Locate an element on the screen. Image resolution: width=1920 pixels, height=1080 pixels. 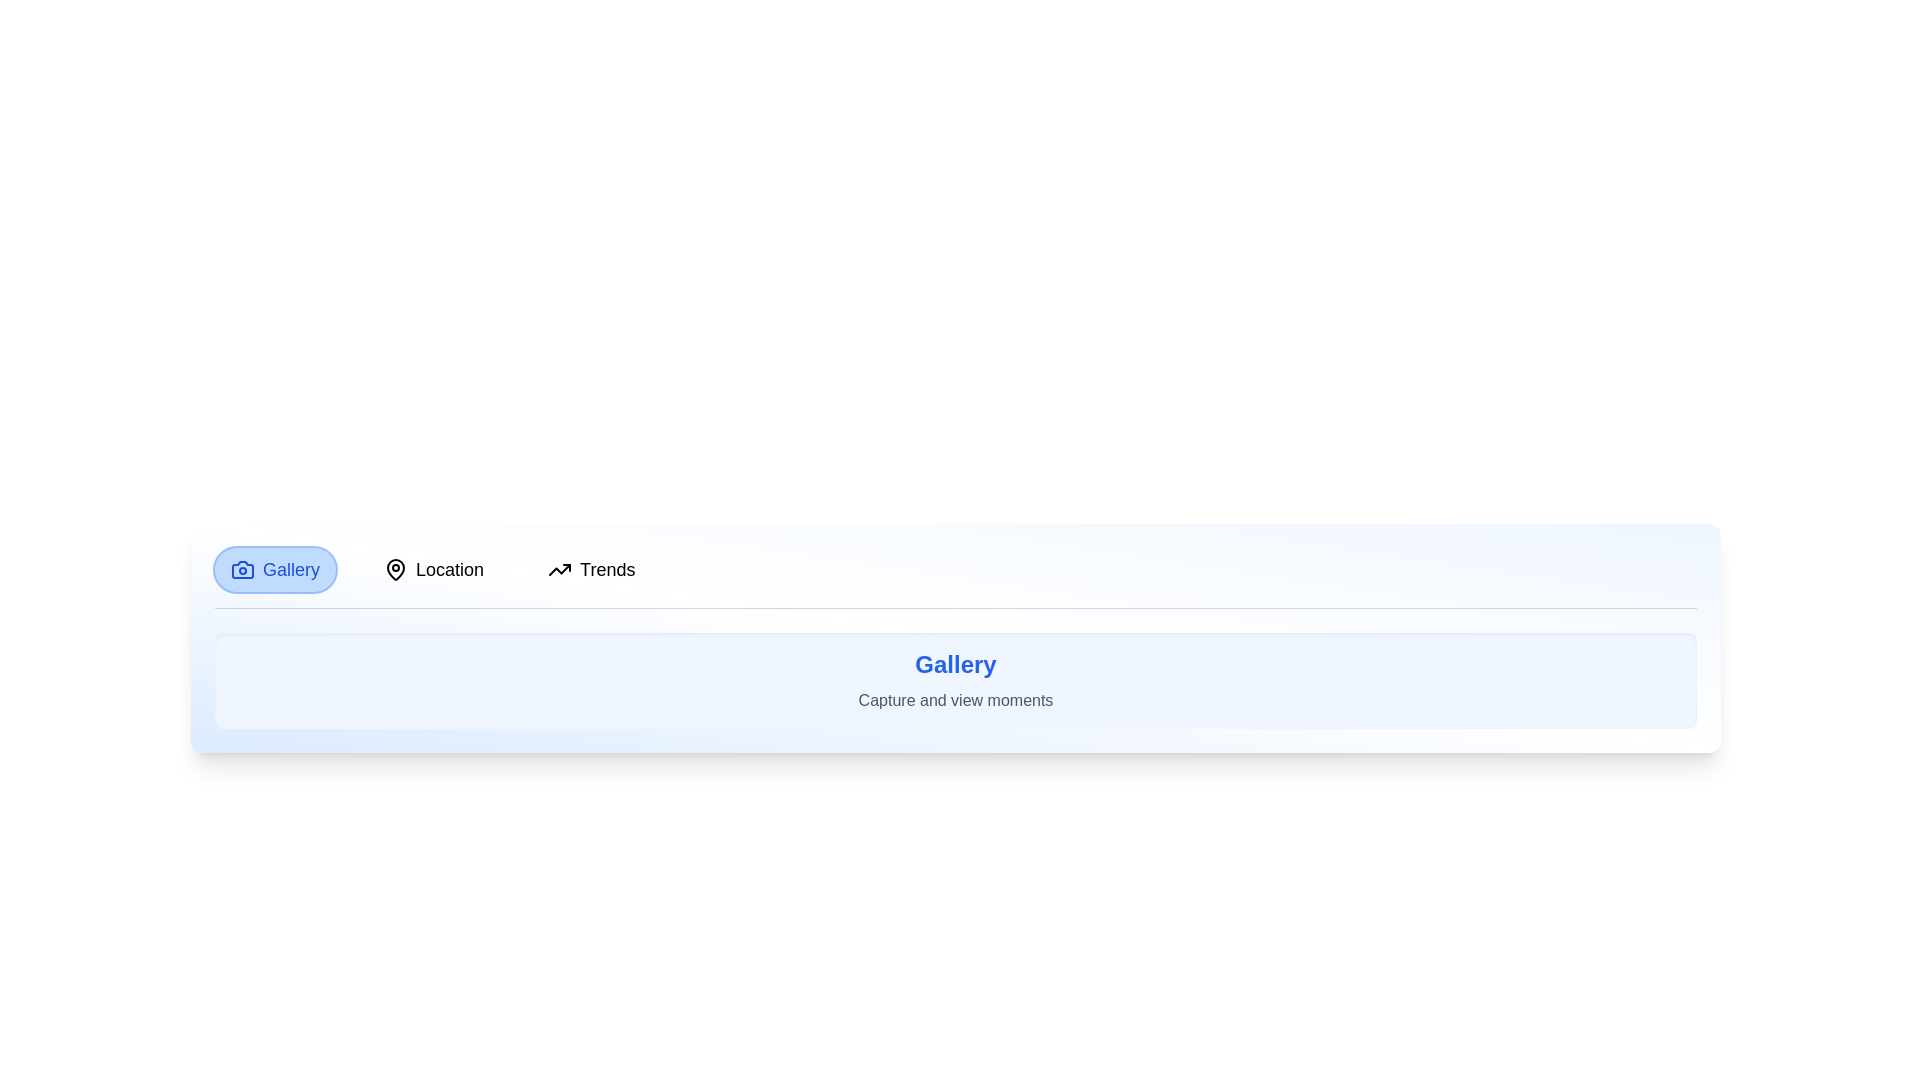
the Gallery tab to observe the active tab styling changes is located at coordinates (274, 570).